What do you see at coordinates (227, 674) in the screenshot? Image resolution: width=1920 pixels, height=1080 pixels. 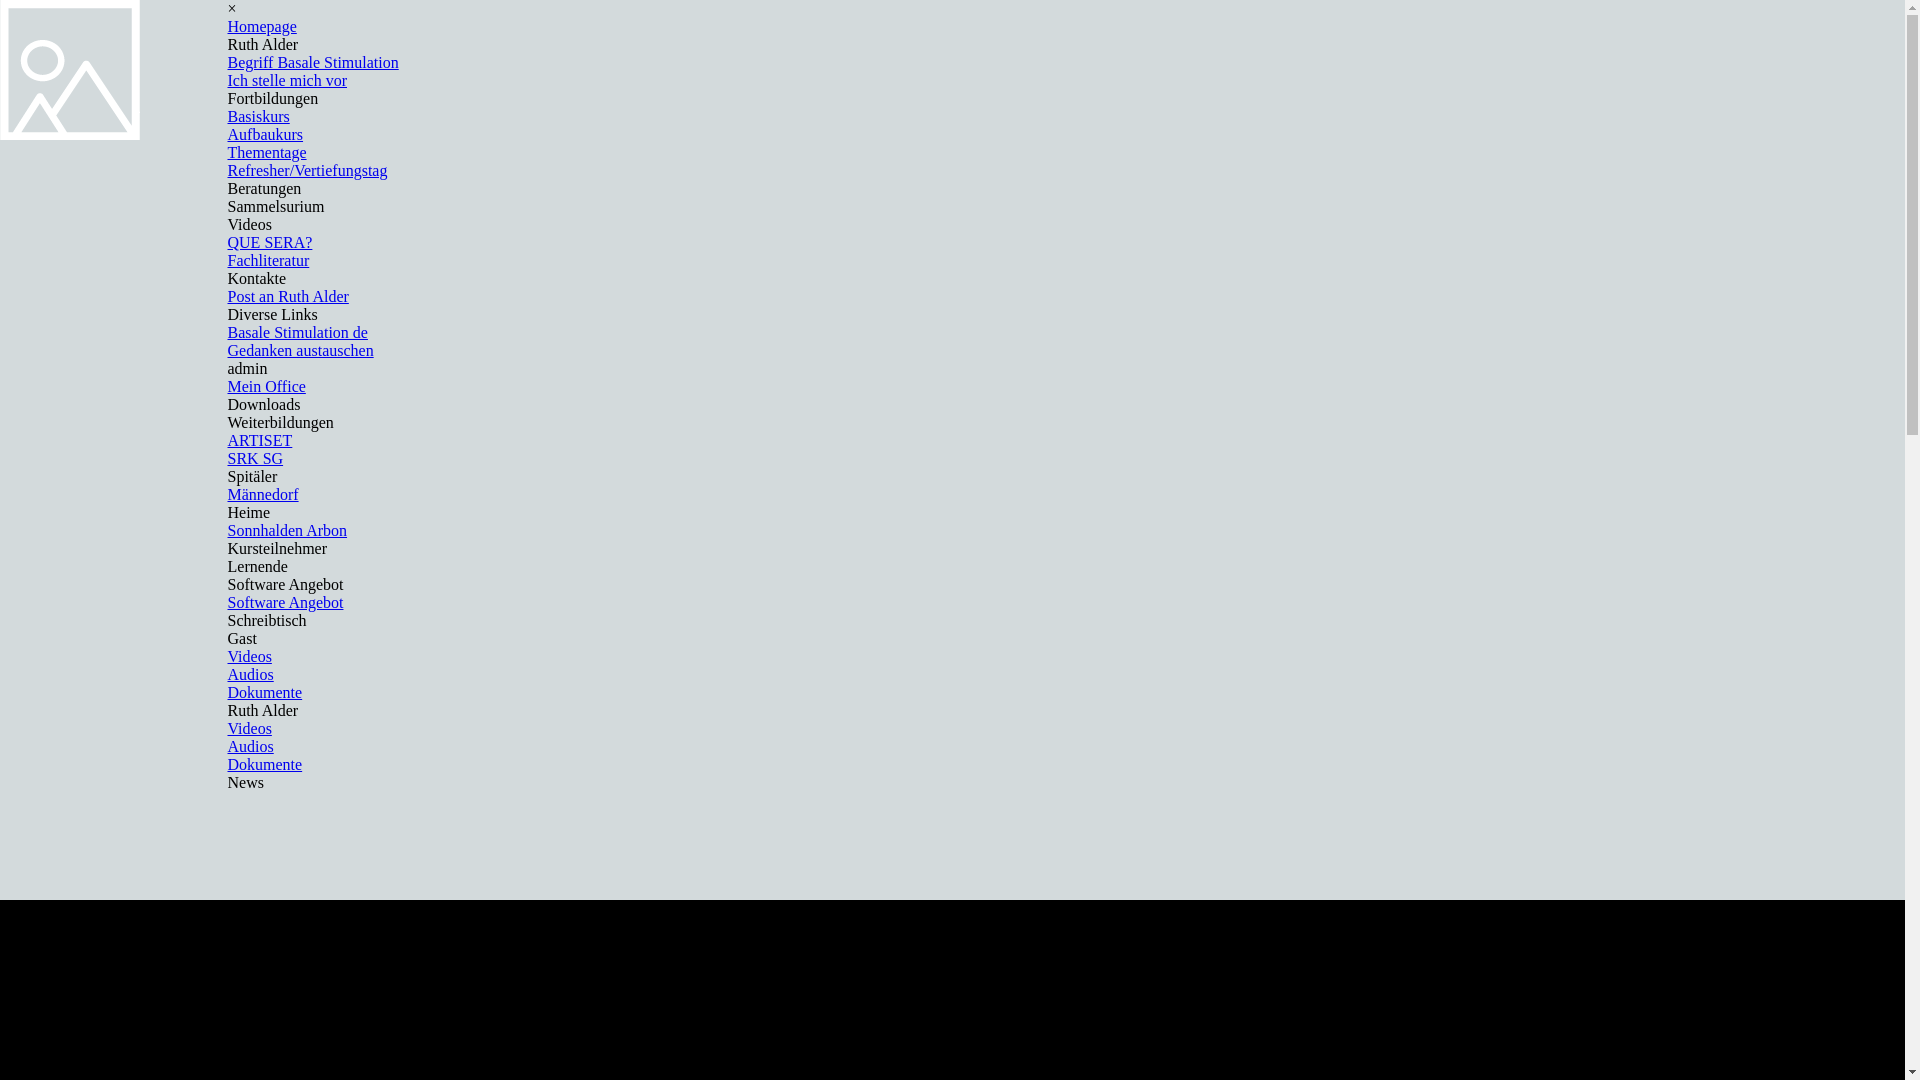 I see `'Audios'` at bounding box center [227, 674].